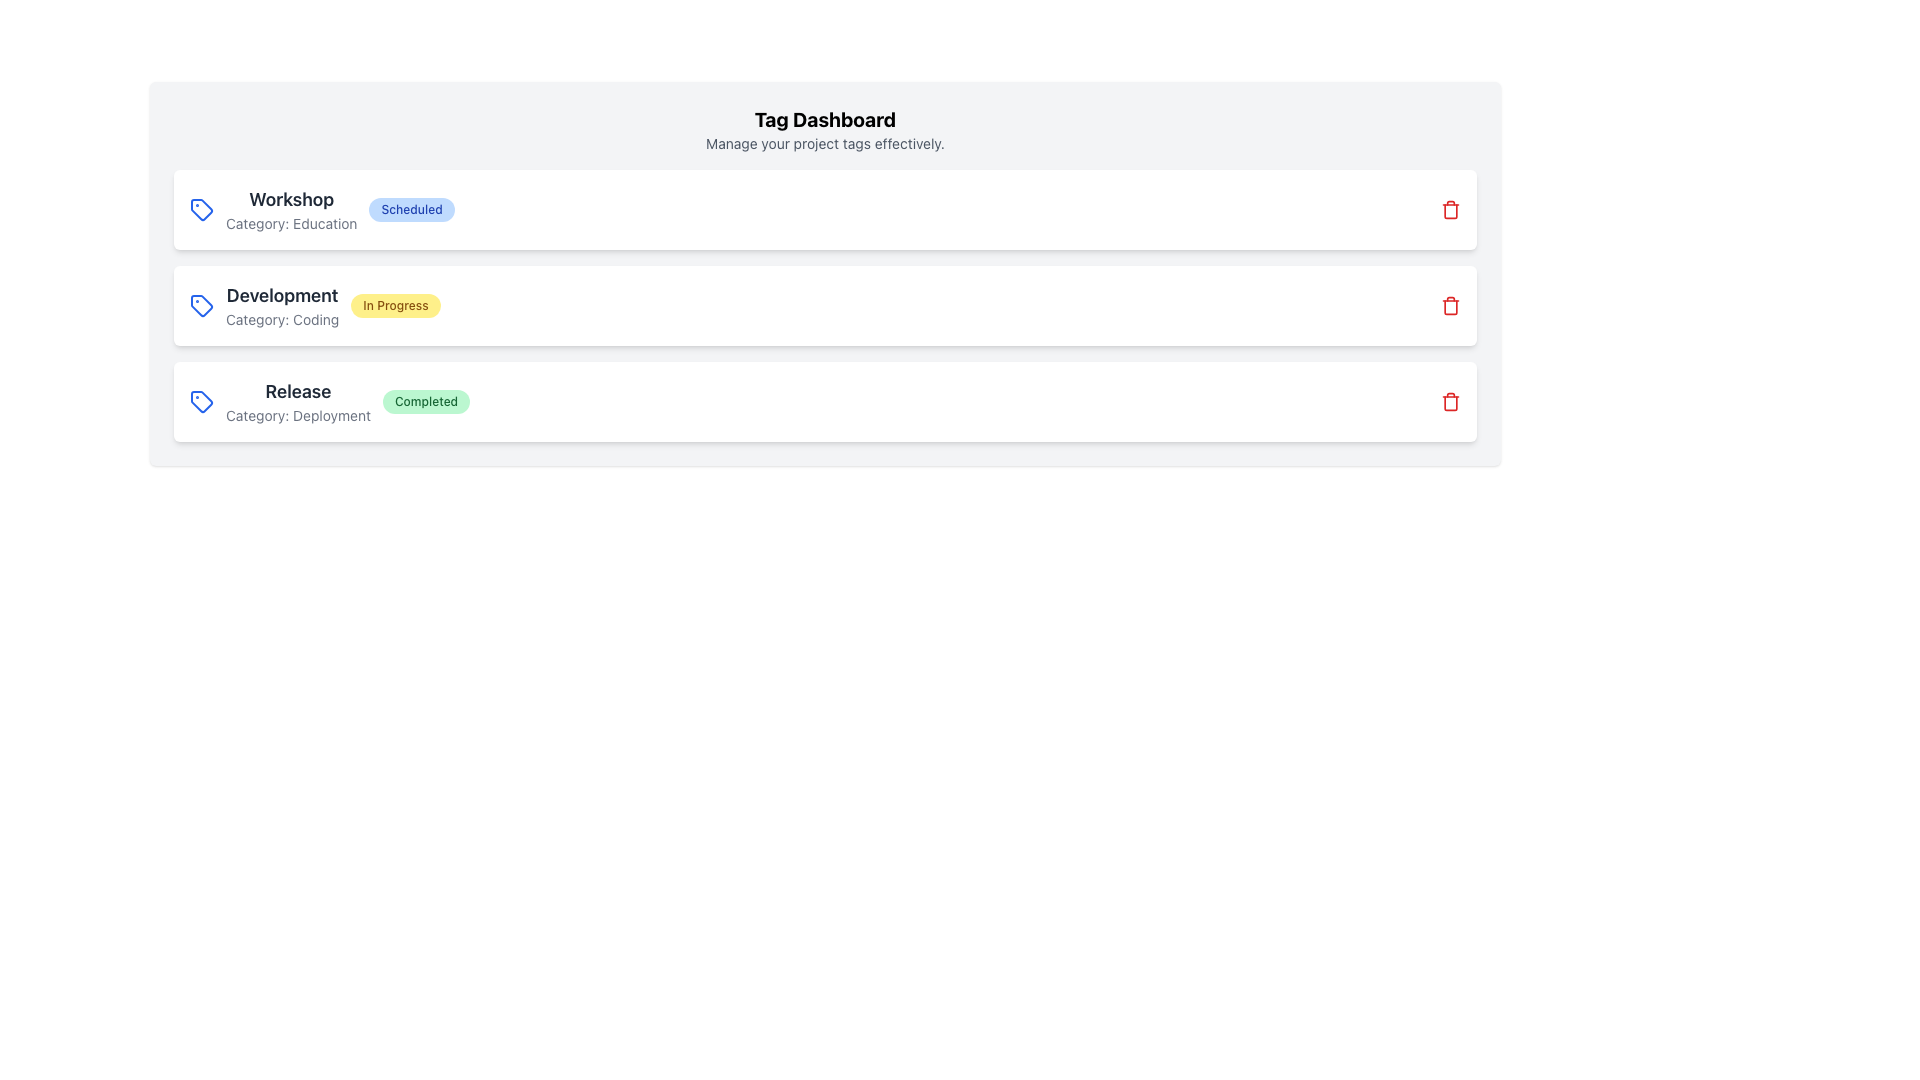  What do you see at coordinates (395, 305) in the screenshot?
I see `the small, pill-shaped label with a yellow background and the text 'In Progress', located to the right of the 'Development' section in the second row of the list` at bounding box center [395, 305].